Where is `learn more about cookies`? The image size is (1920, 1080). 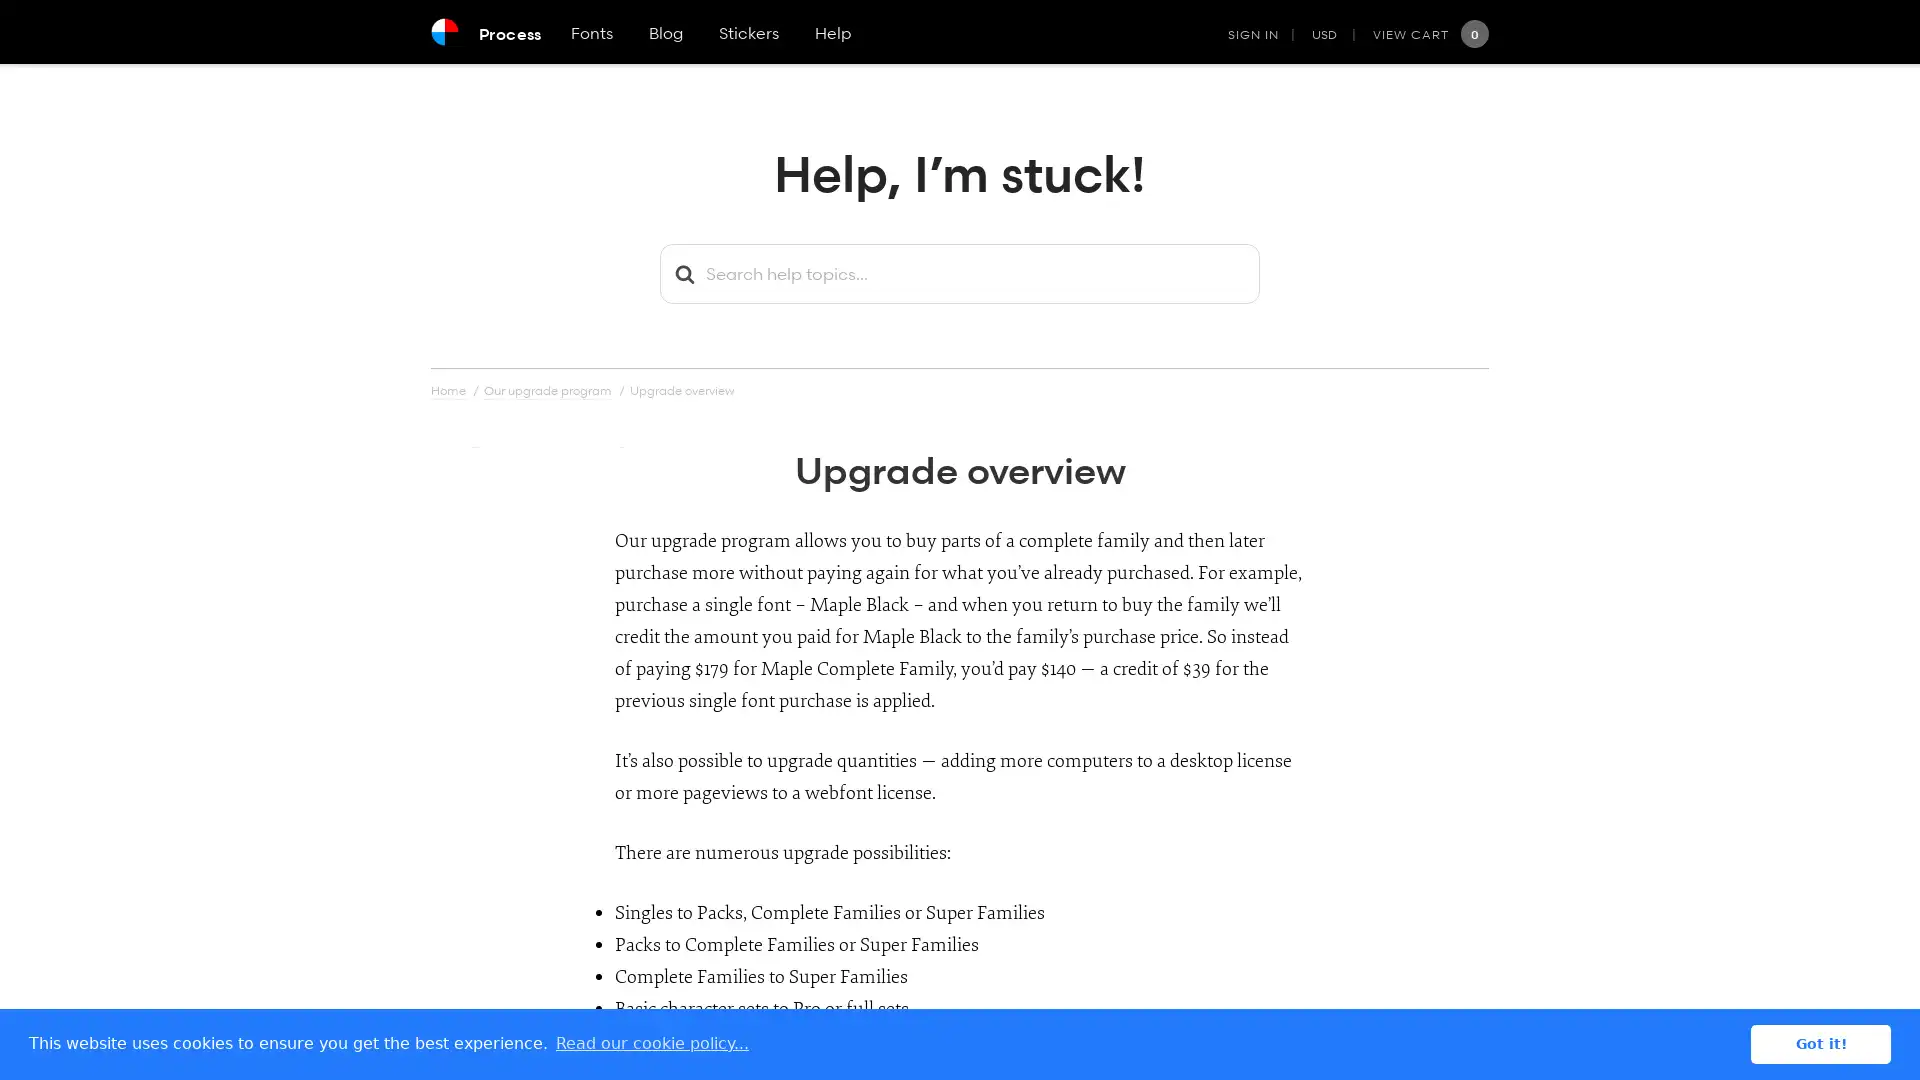
learn more about cookies is located at coordinates (652, 1043).